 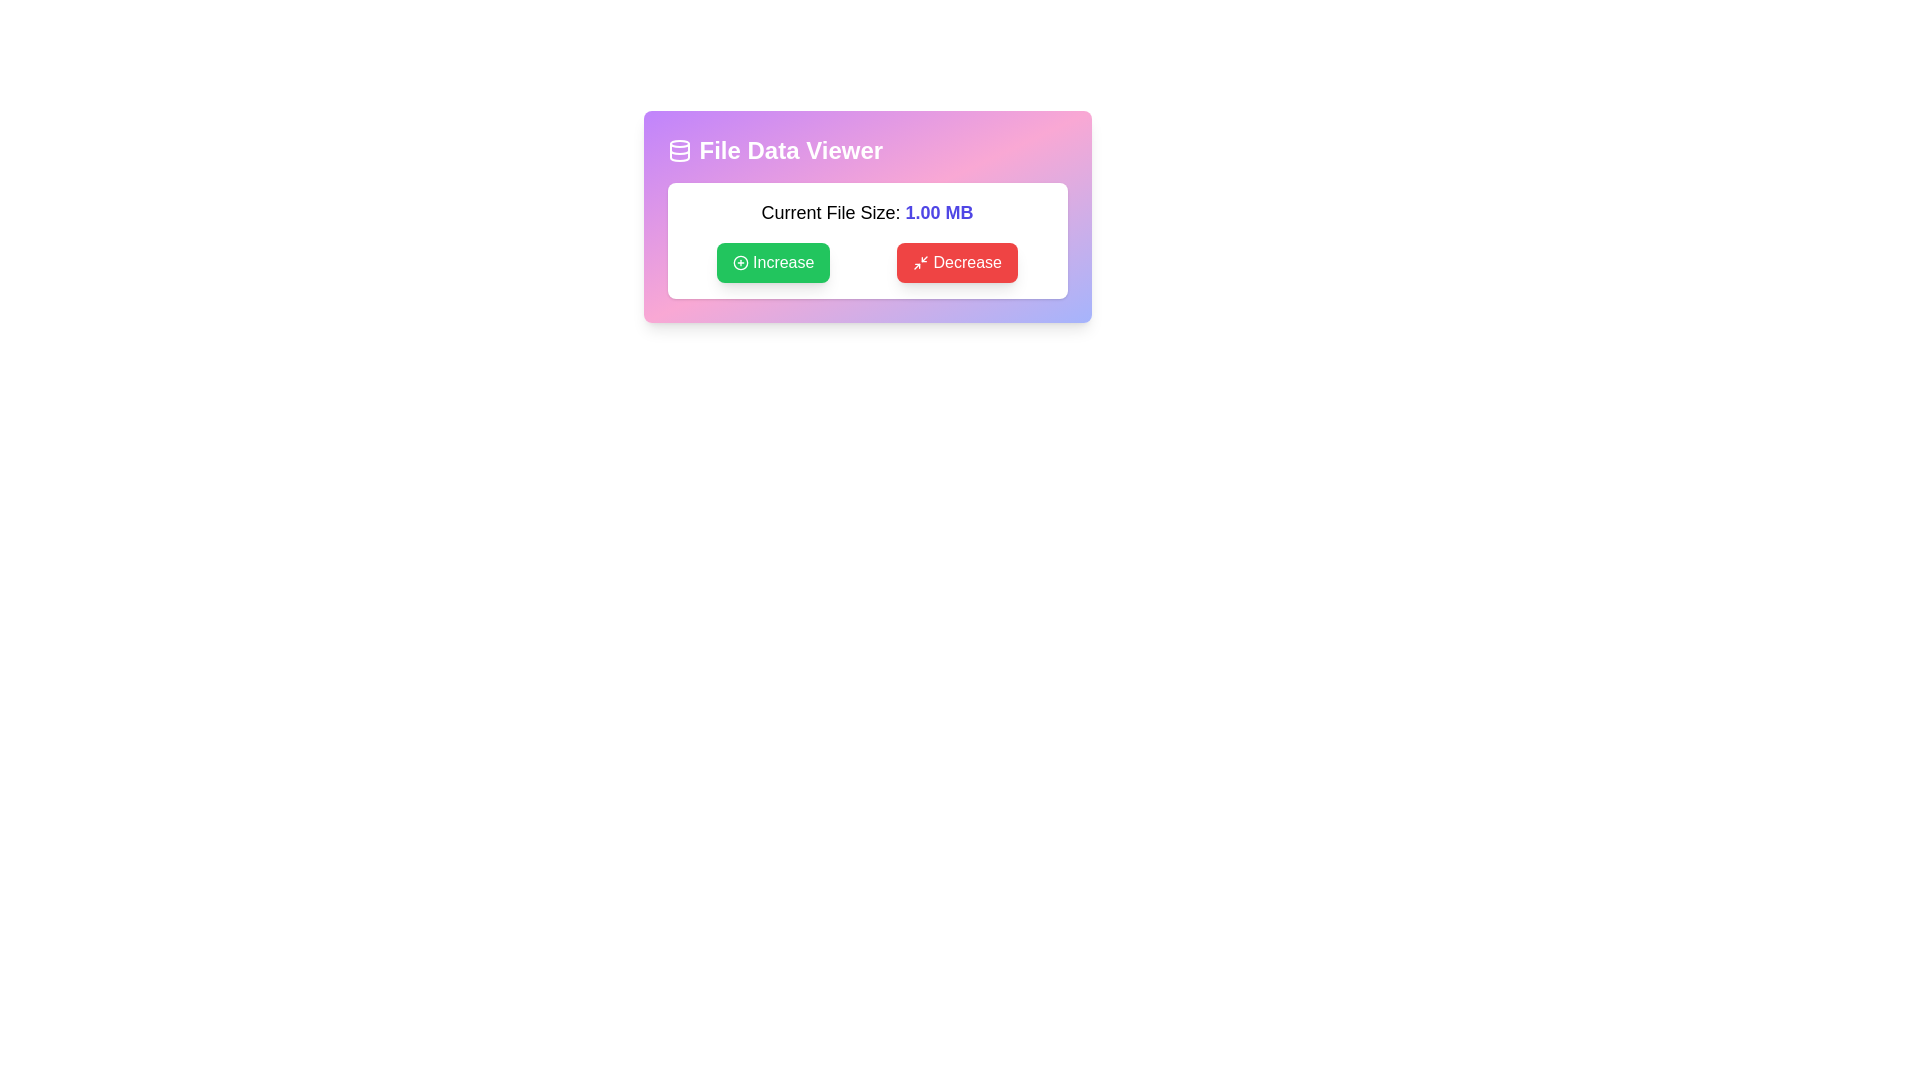 I want to click on the plus symbol enclosed within a green circle that is located inside the 'Increase' button, positioned in the first row of buttons on the left side of the interface, so click(x=740, y=261).